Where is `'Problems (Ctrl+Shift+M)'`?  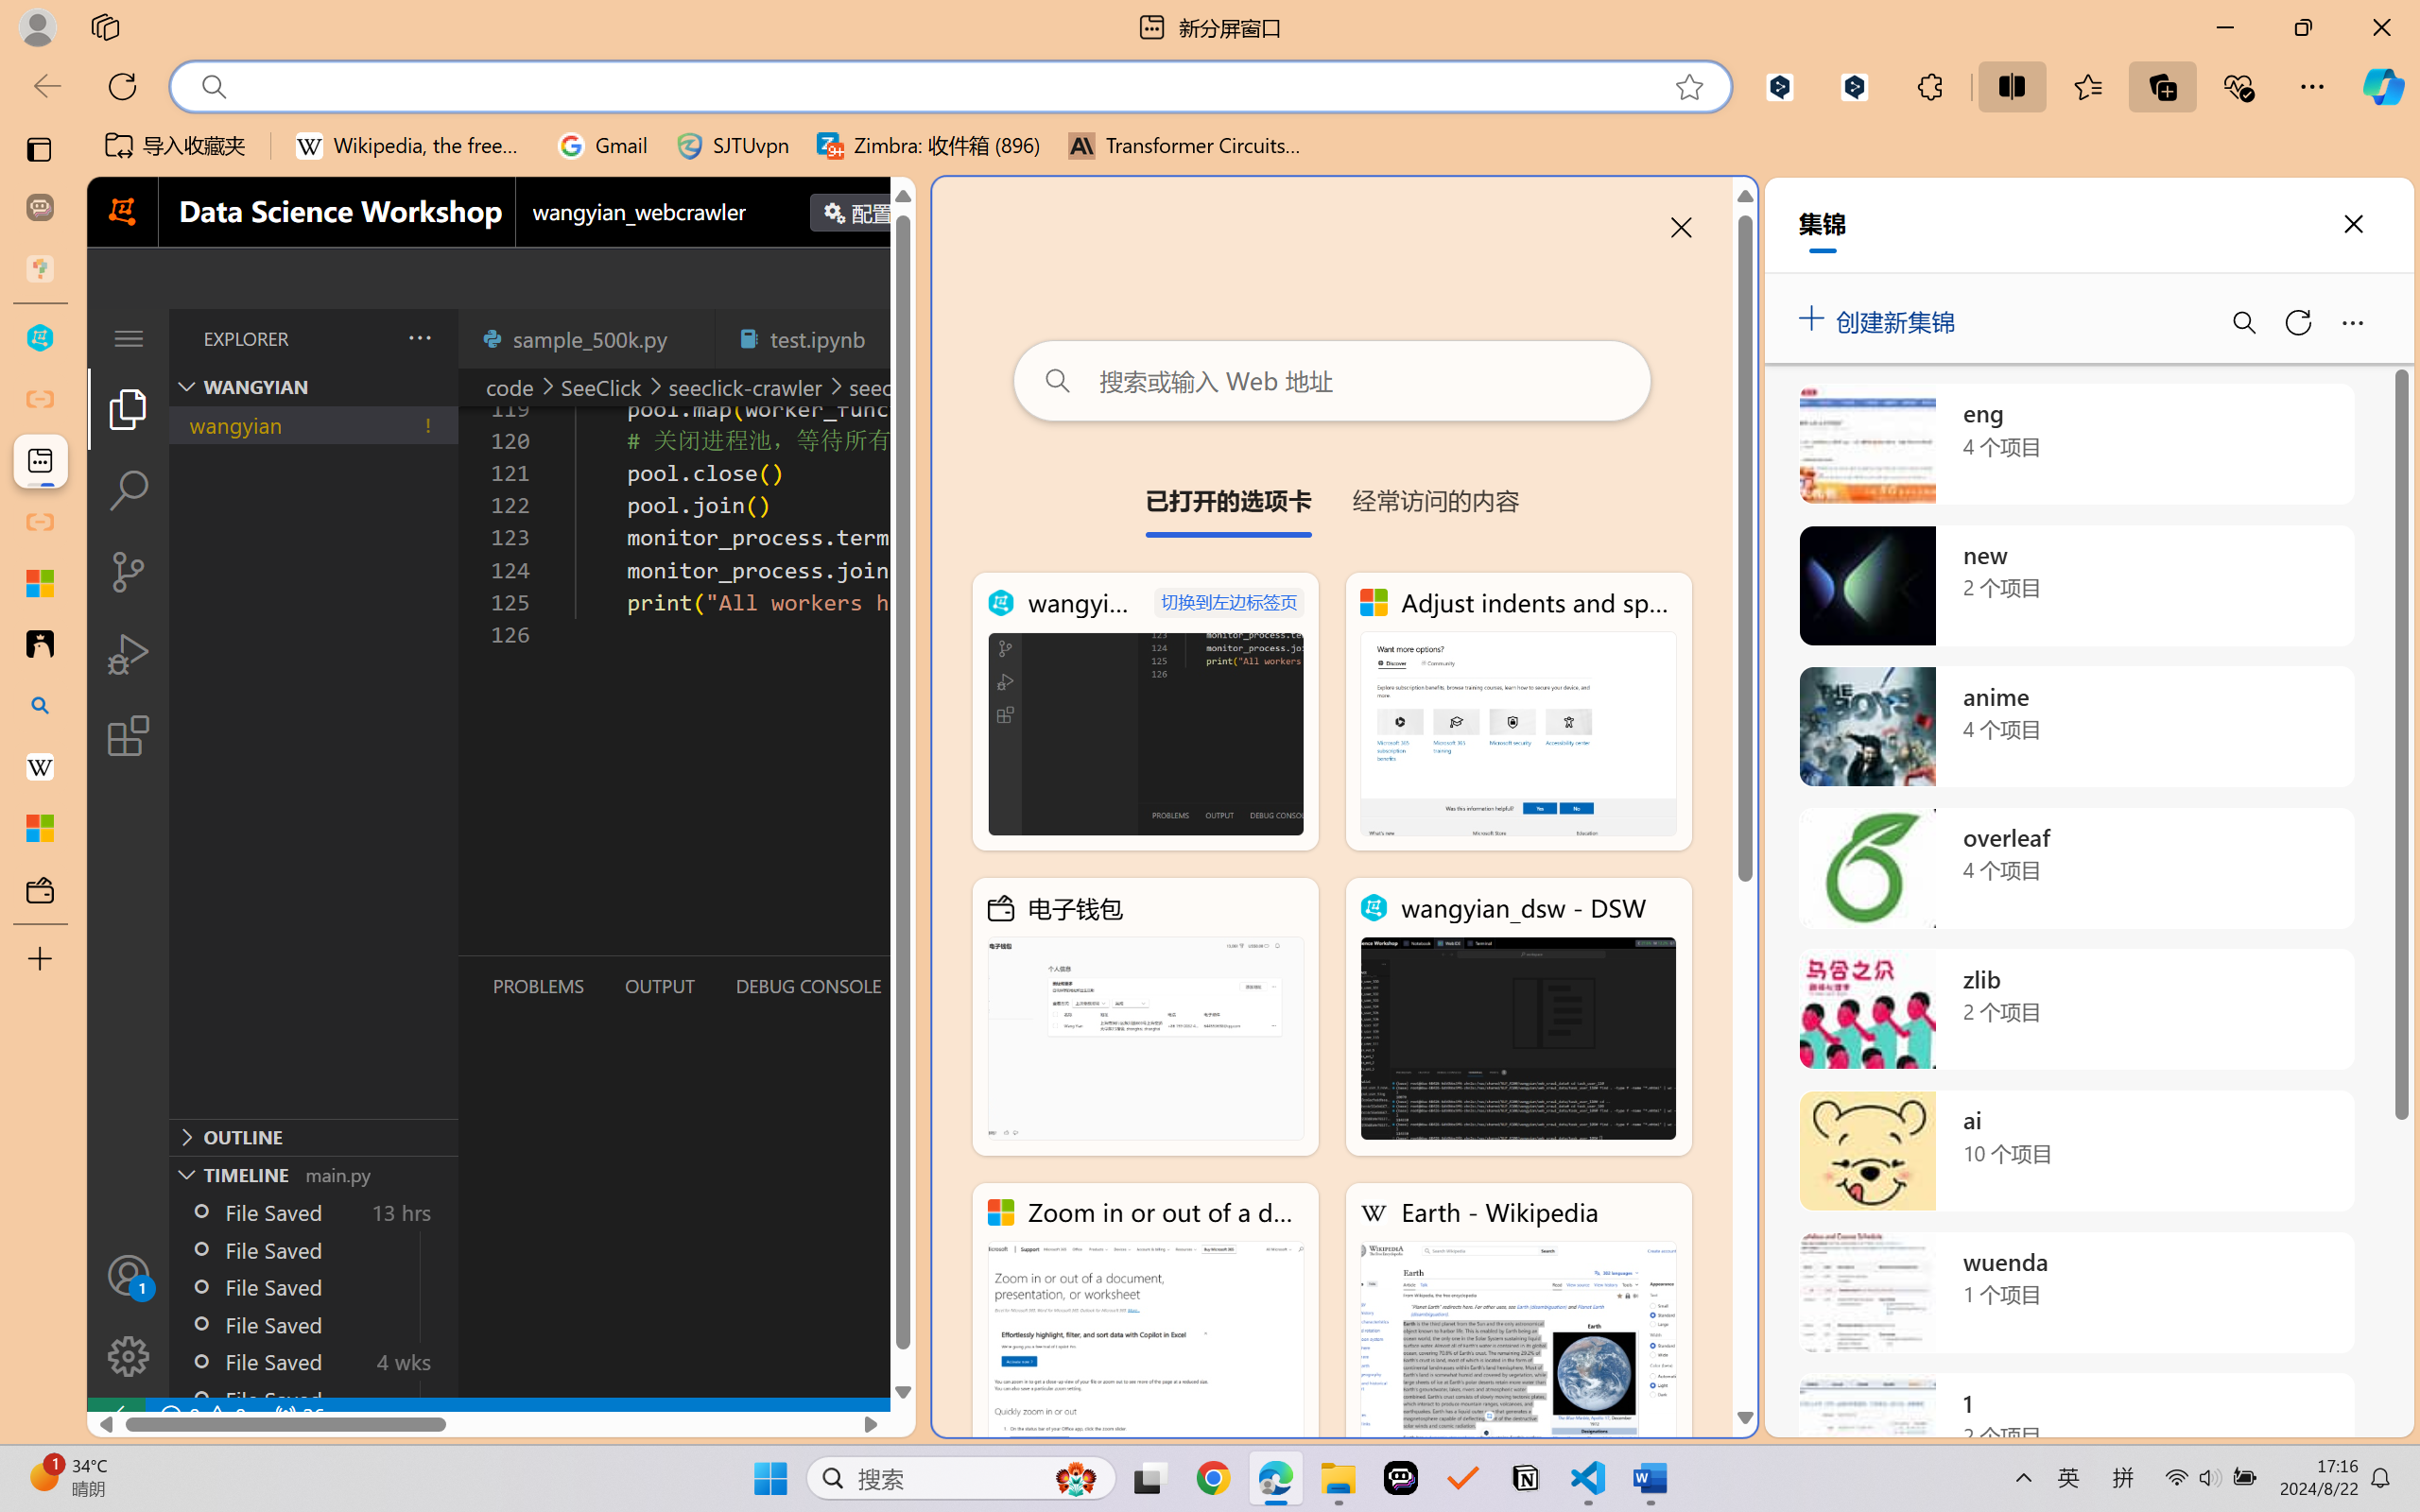
'Problems (Ctrl+Shift+M)' is located at coordinates (537, 986).